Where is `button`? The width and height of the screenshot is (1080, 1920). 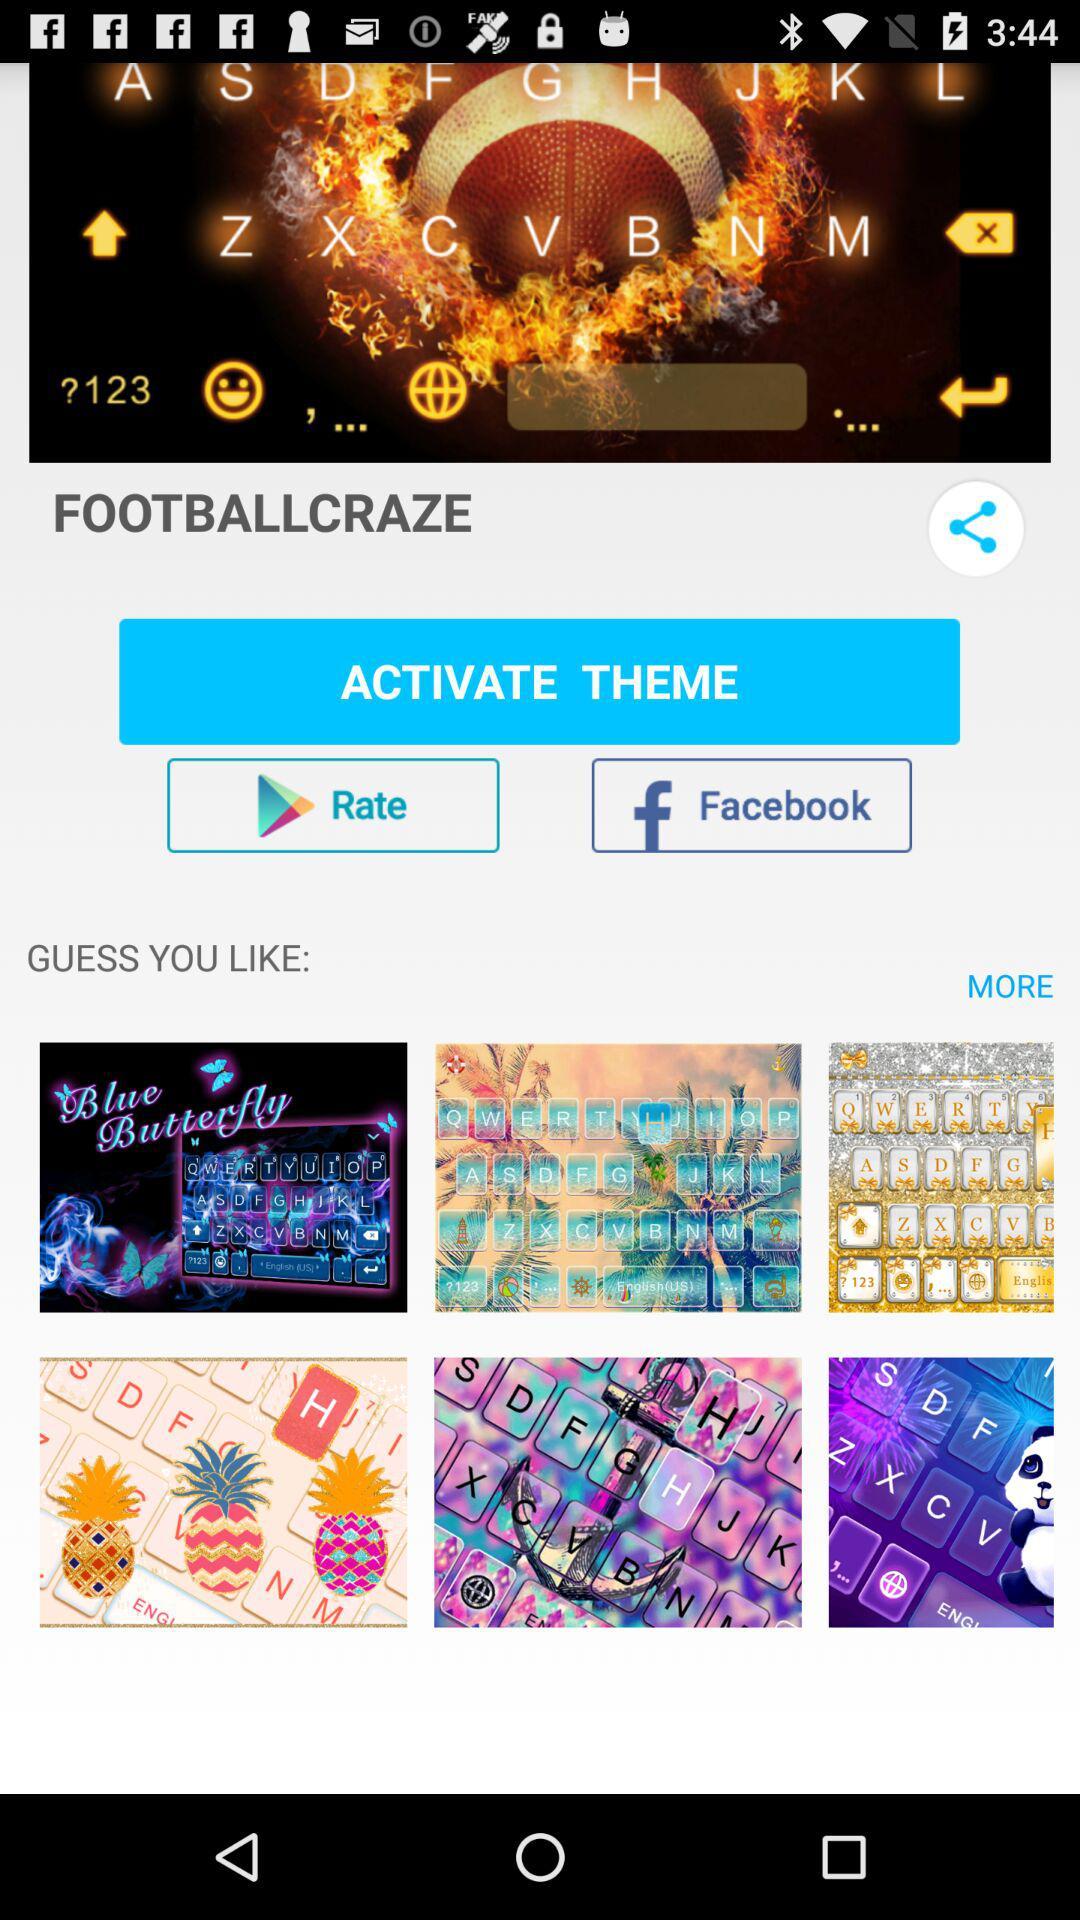
button is located at coordinates (332, 805).